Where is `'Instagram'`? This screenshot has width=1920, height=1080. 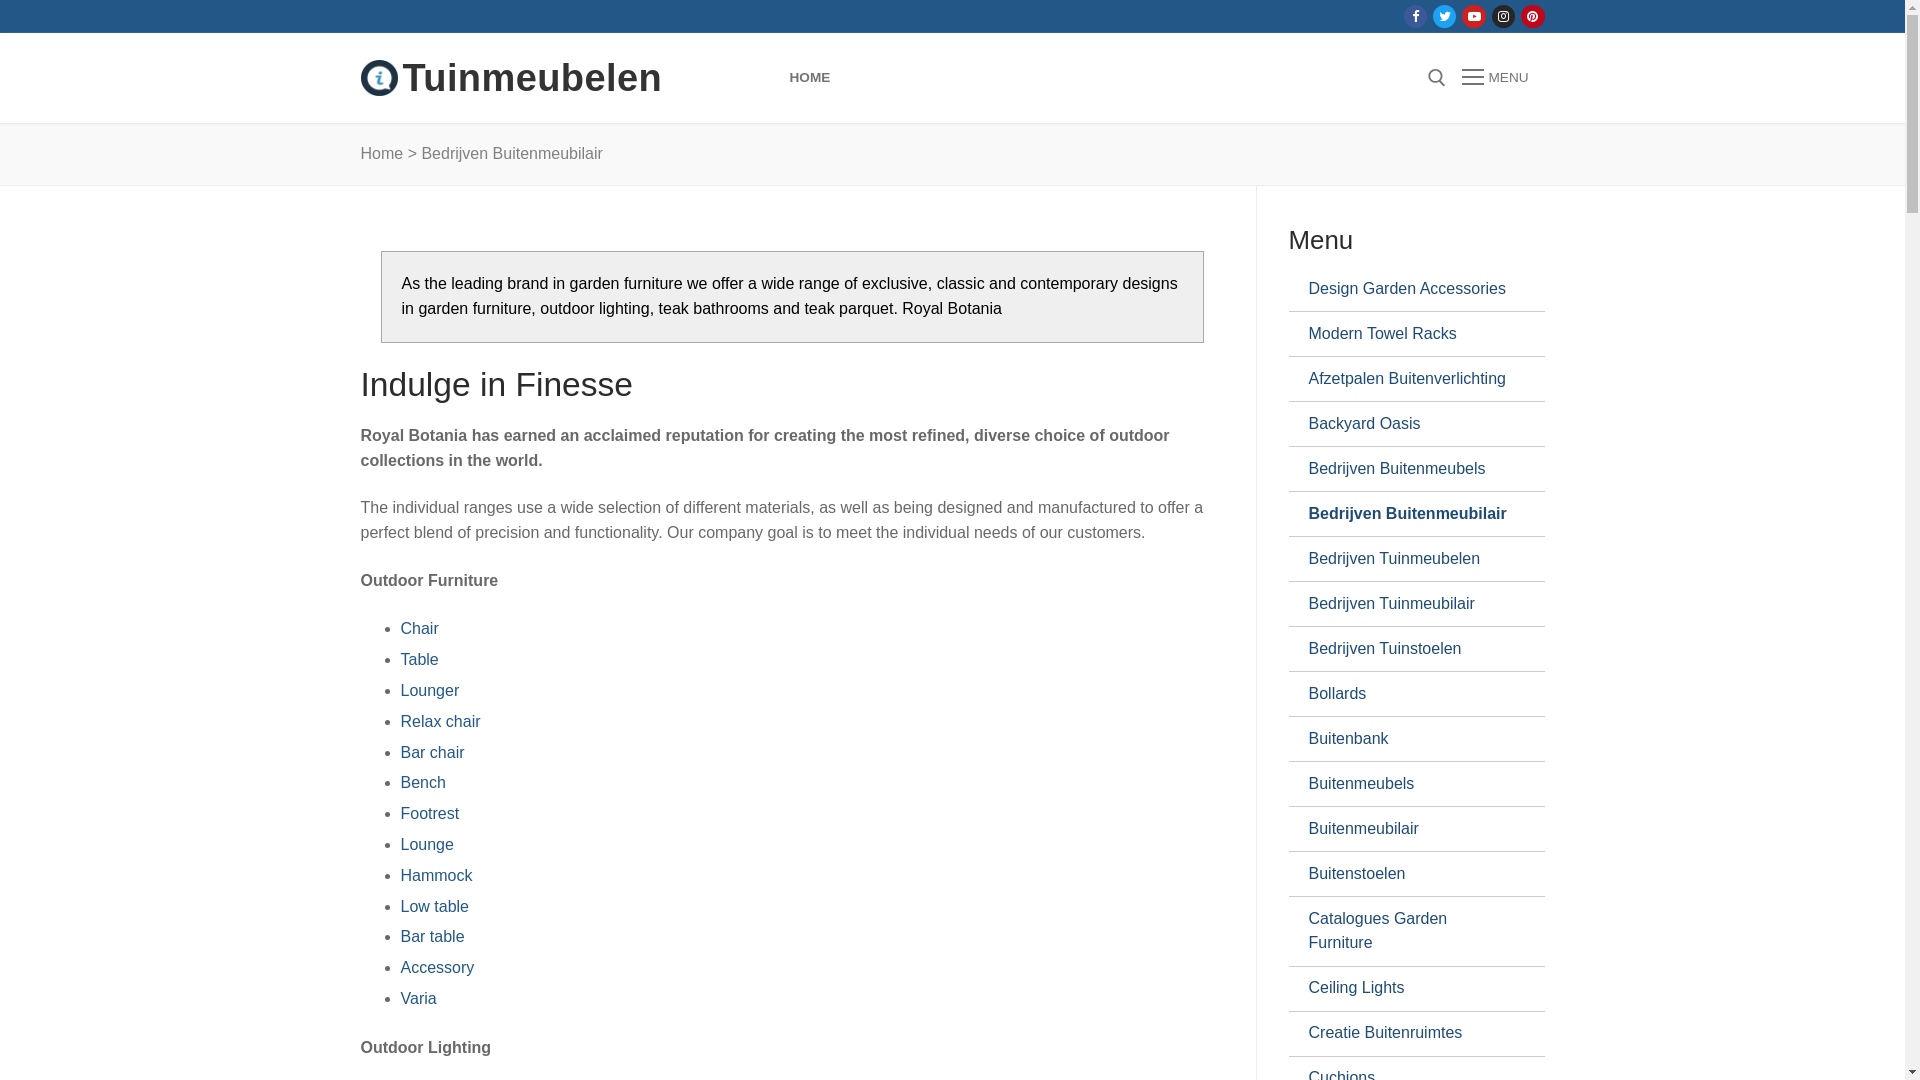 'Instagram' is located at coordinates (1497, 16).